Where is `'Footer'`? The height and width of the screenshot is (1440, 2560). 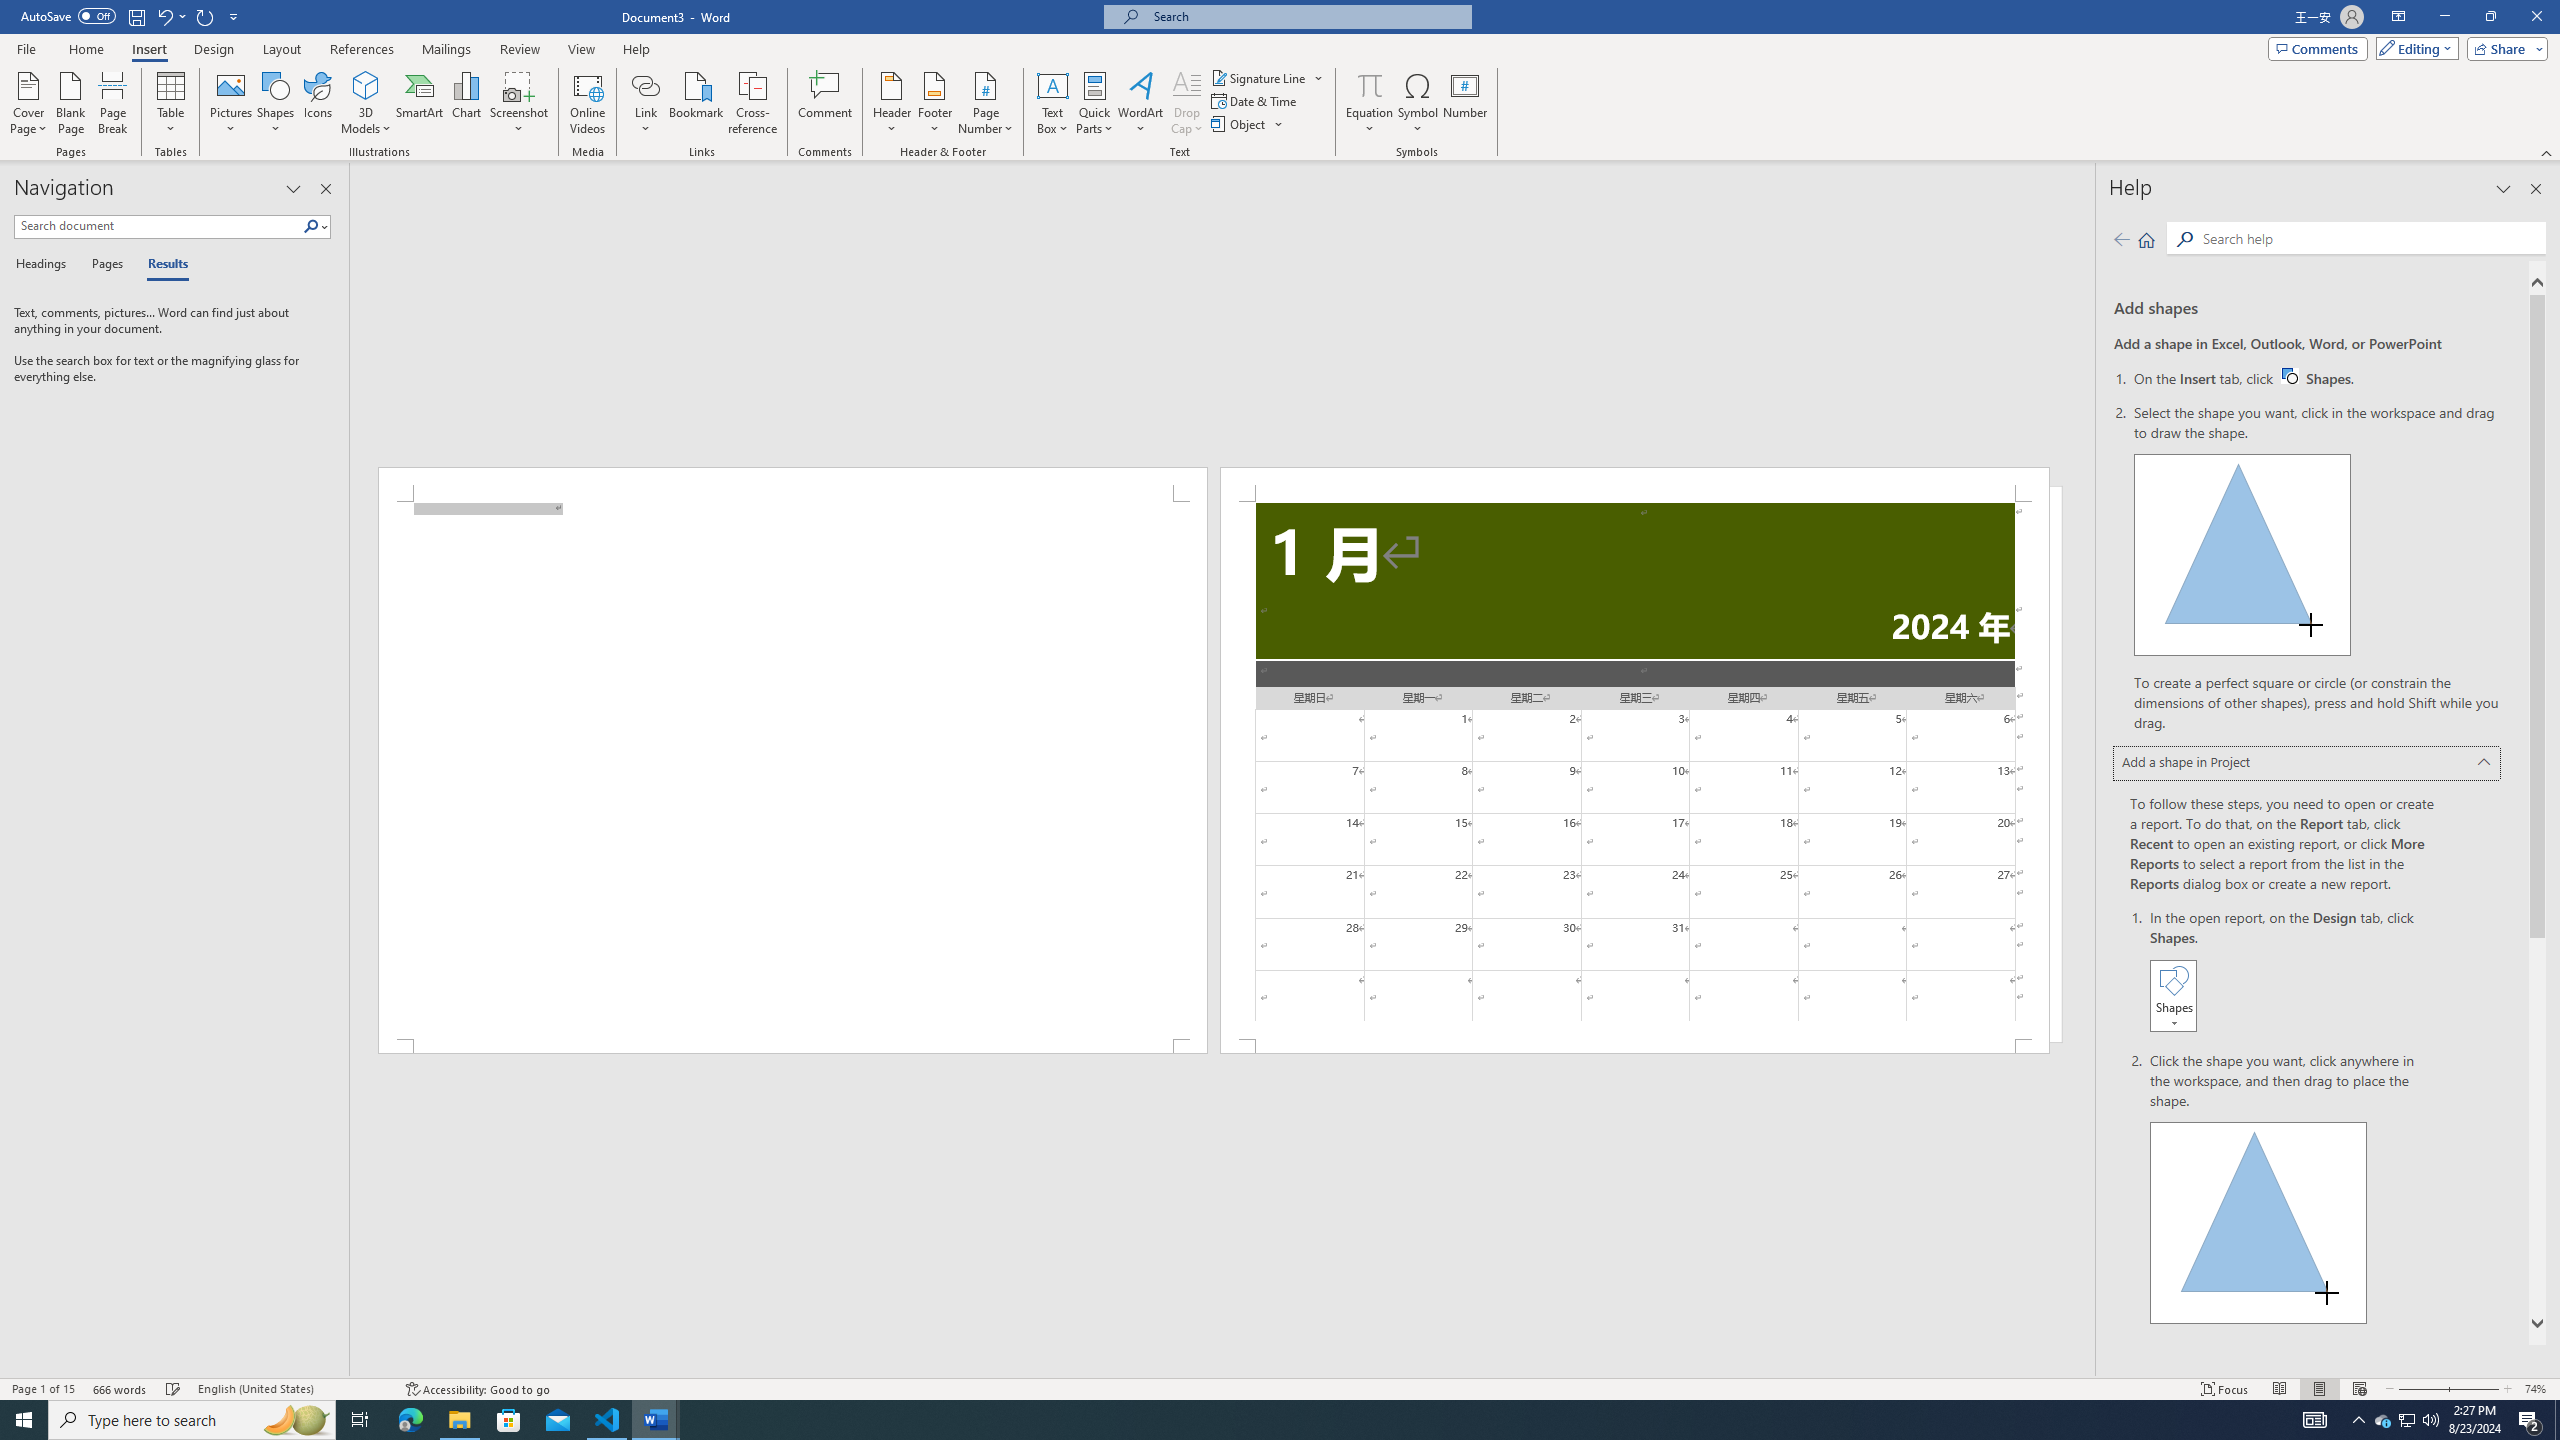
'Footer' is located at coordinates (933, 103).